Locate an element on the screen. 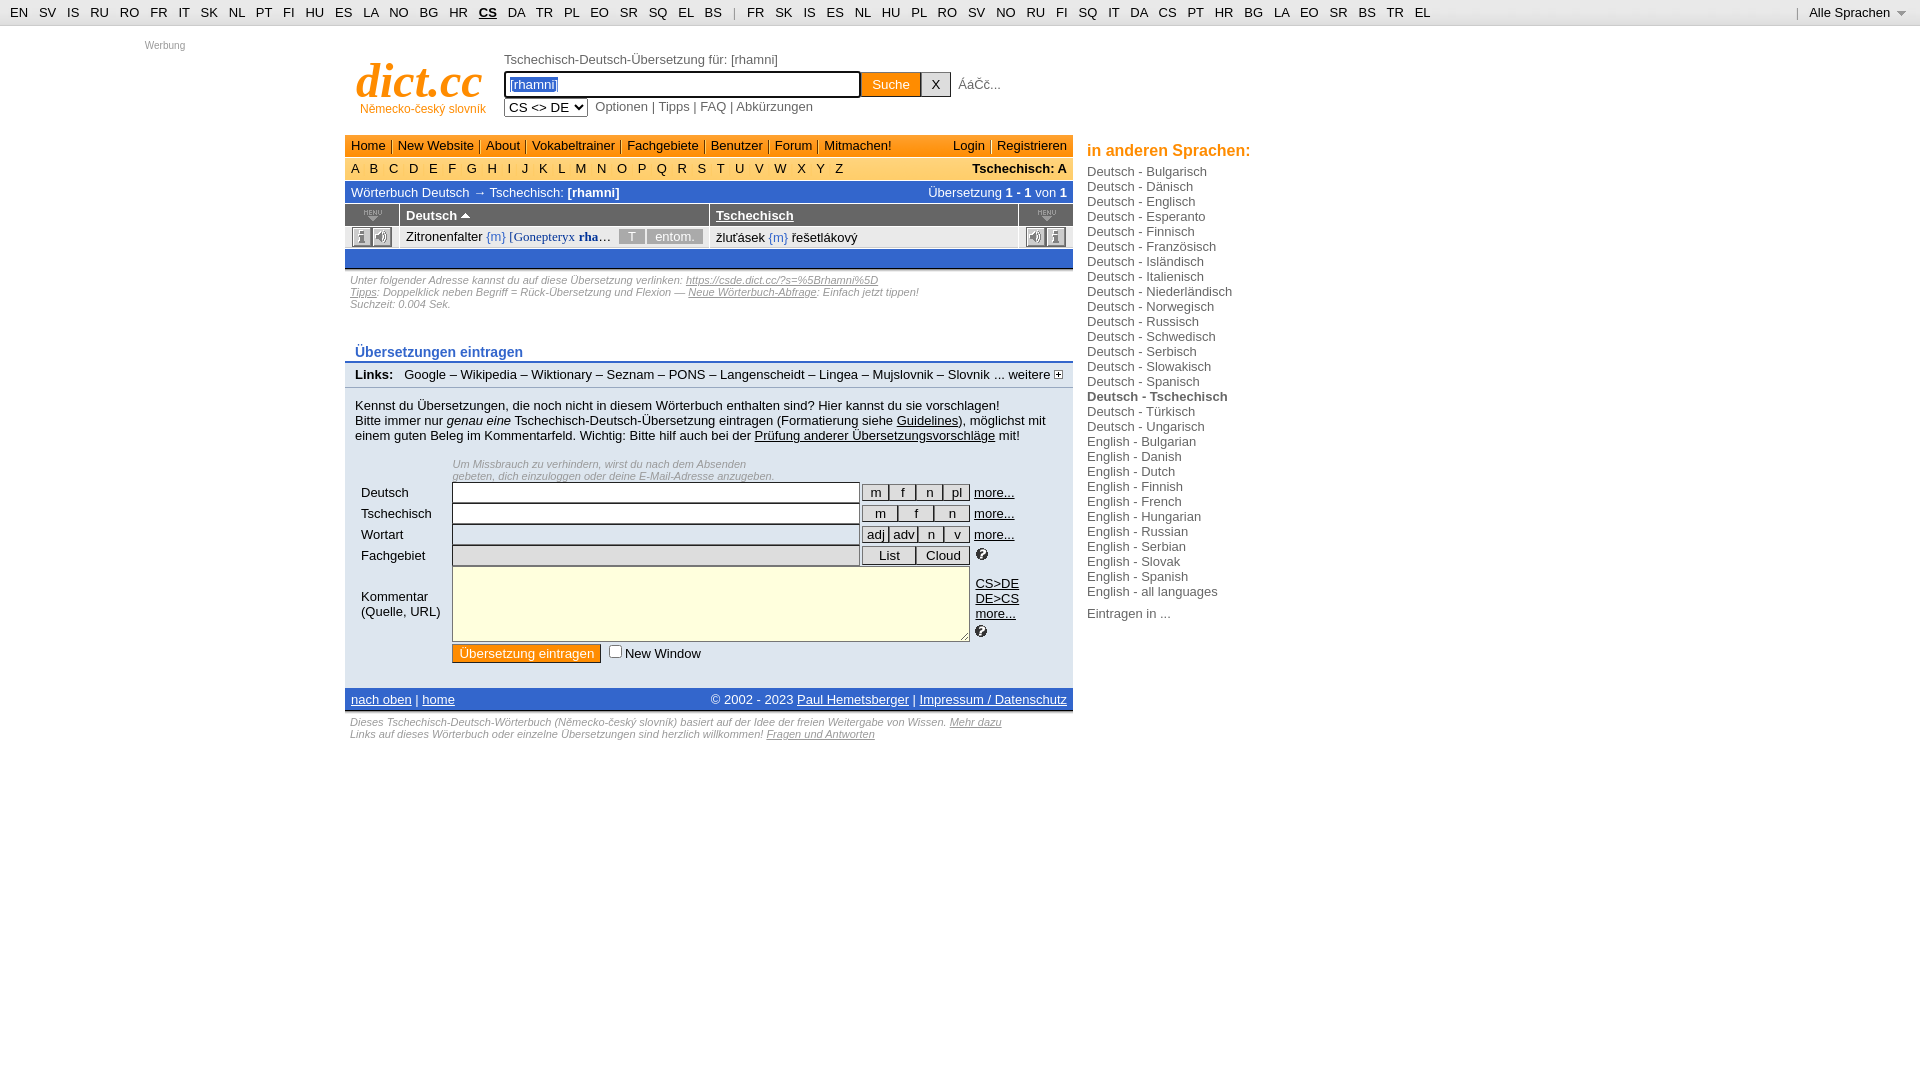  'HR' is located at coordinates (1213, 12).